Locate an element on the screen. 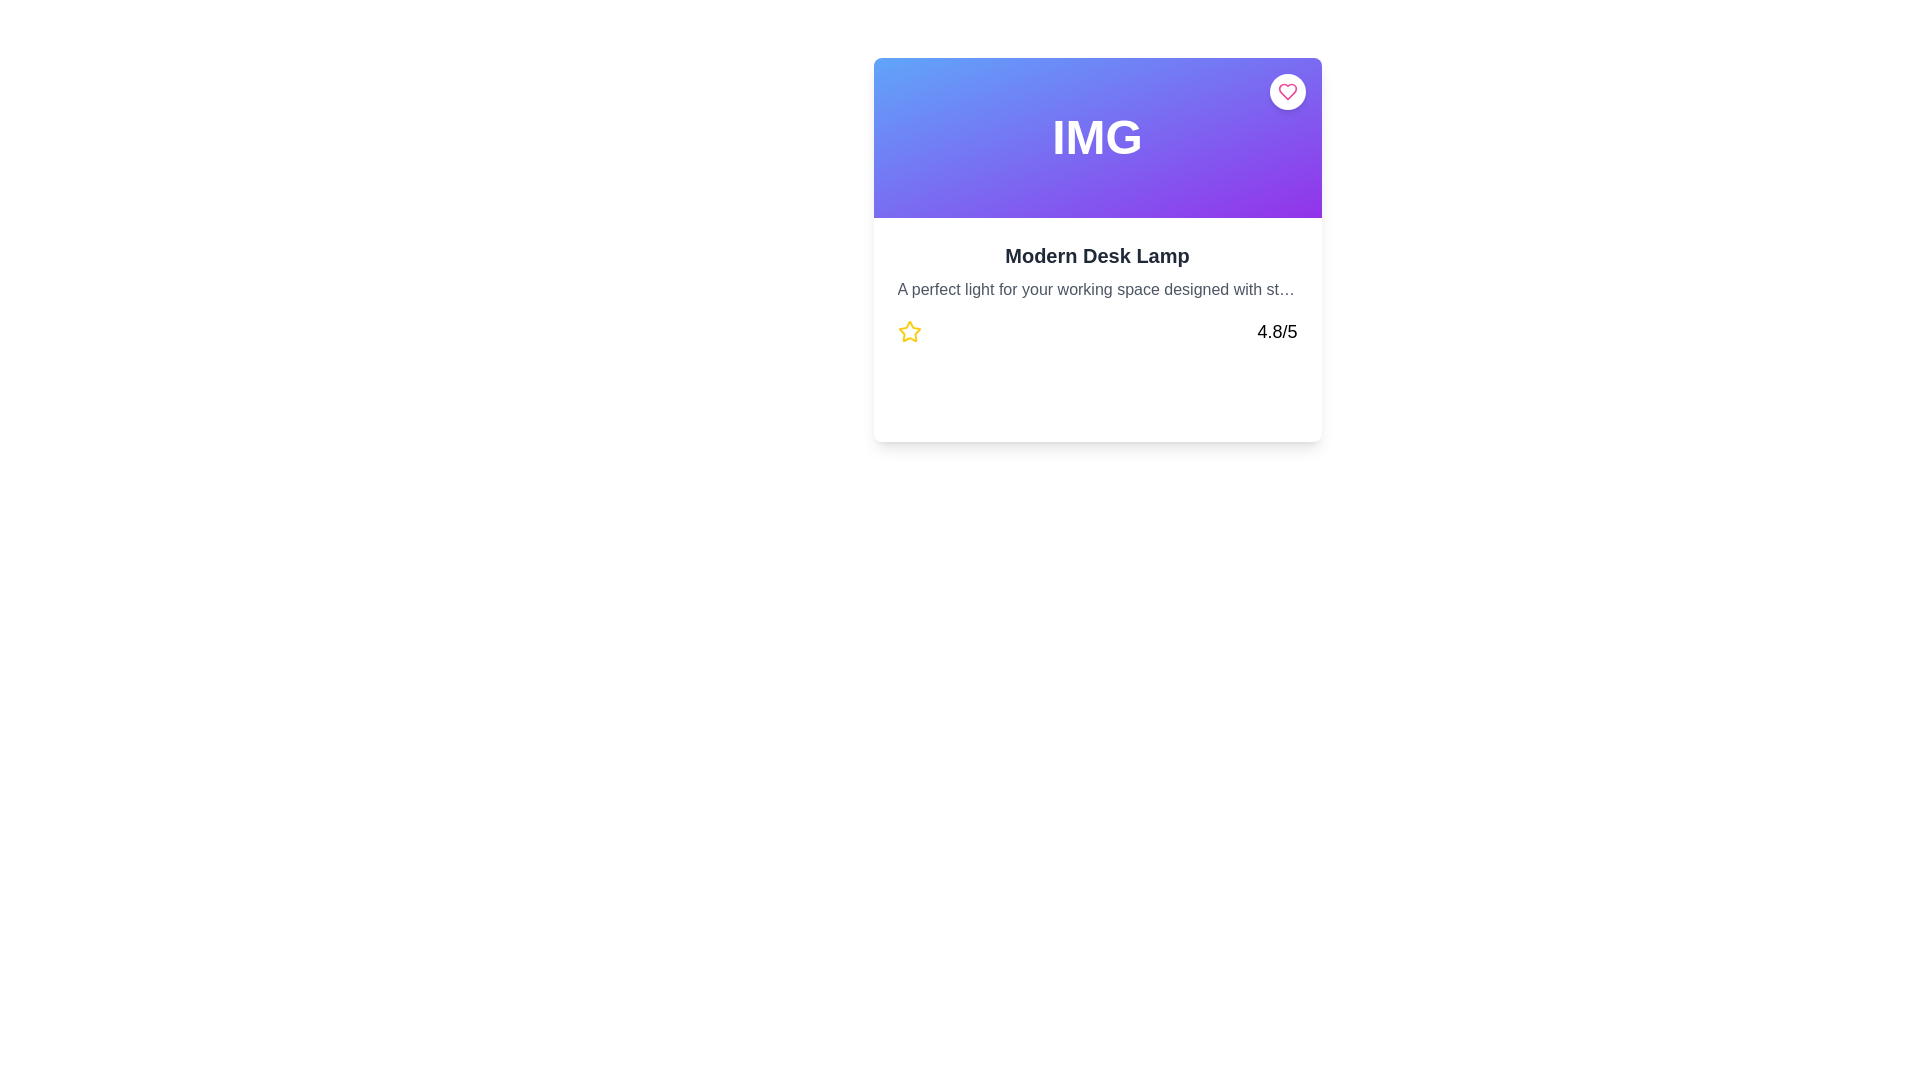  the call-to-action button located at the bottom center of the card layout, which is positioned directly below the star rating and to the left of the 'Details' link is located at coordinates (962, 405).